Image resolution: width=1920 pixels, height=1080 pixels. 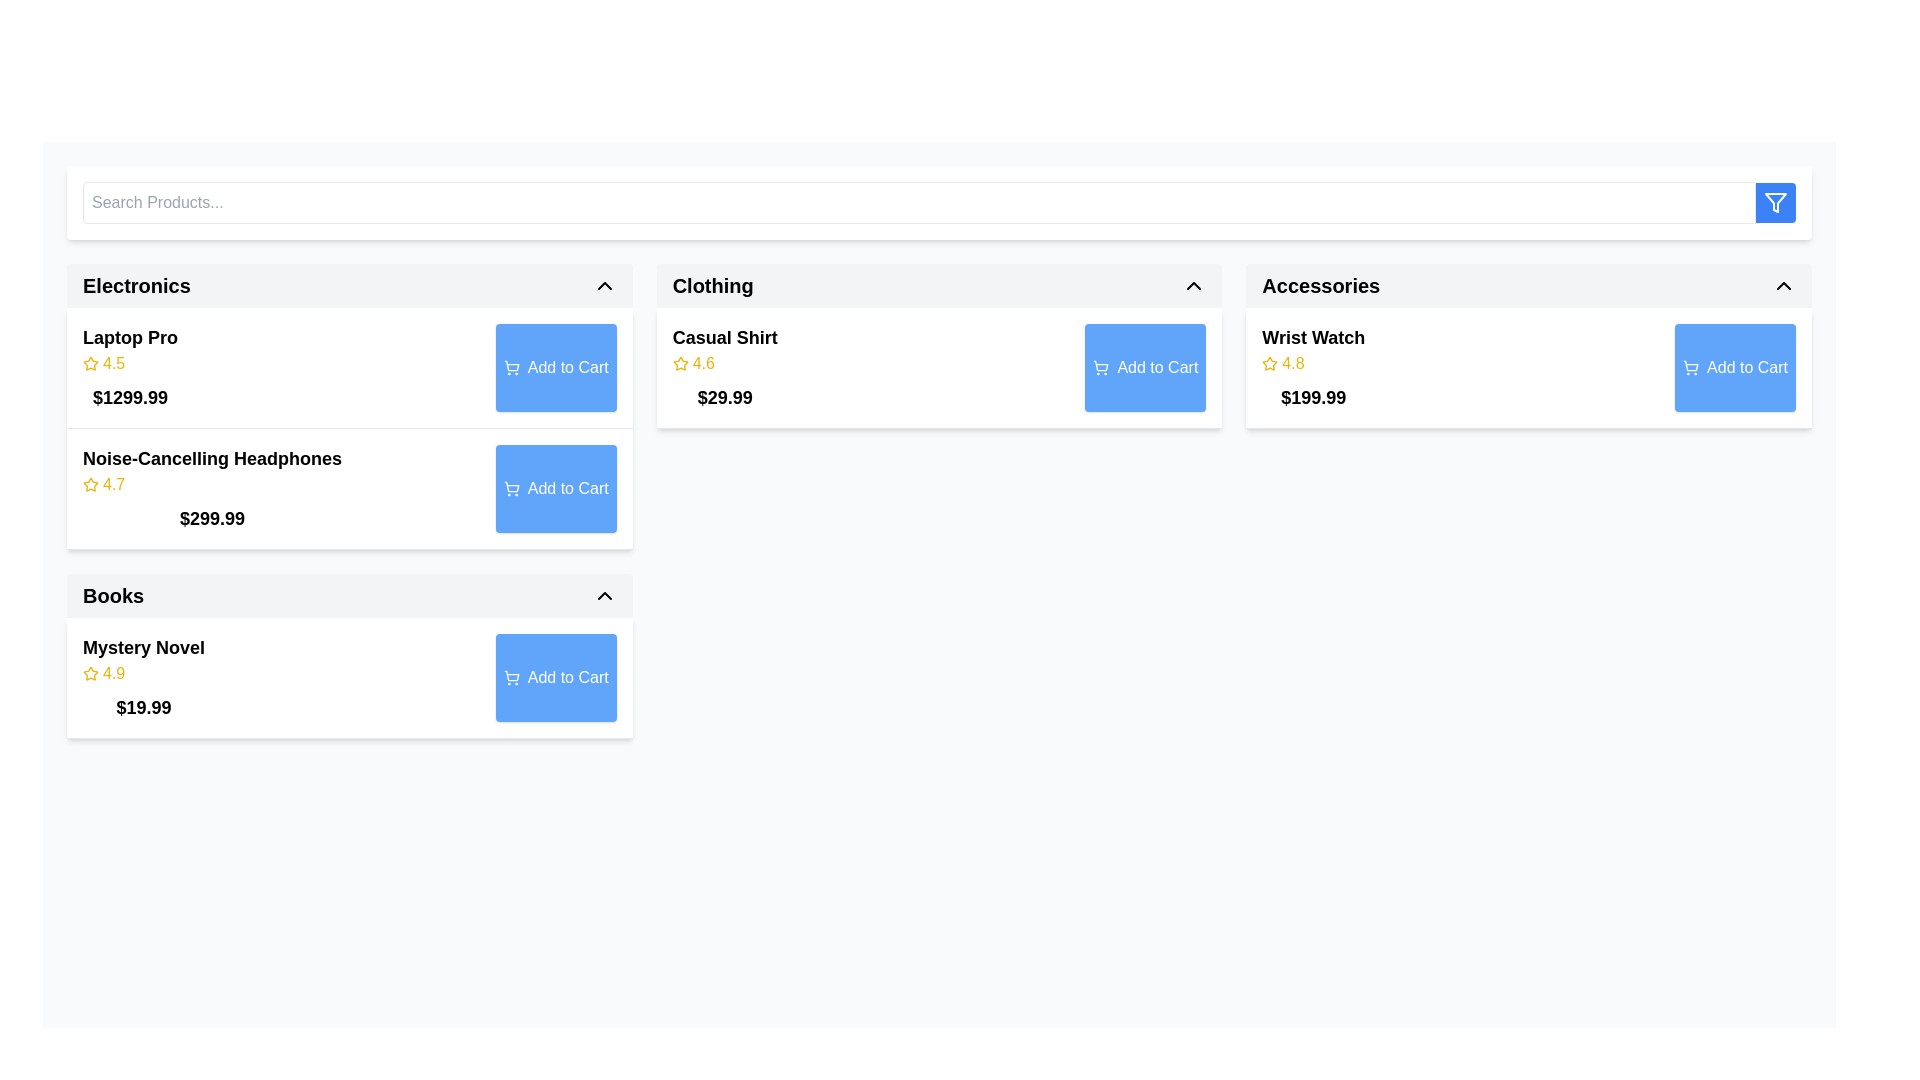 I want to click on the star-shaped graphical icon representing a single star in the Clothing section, adjacent to the title 'Casual Shirt', so click(x=680, y=363).